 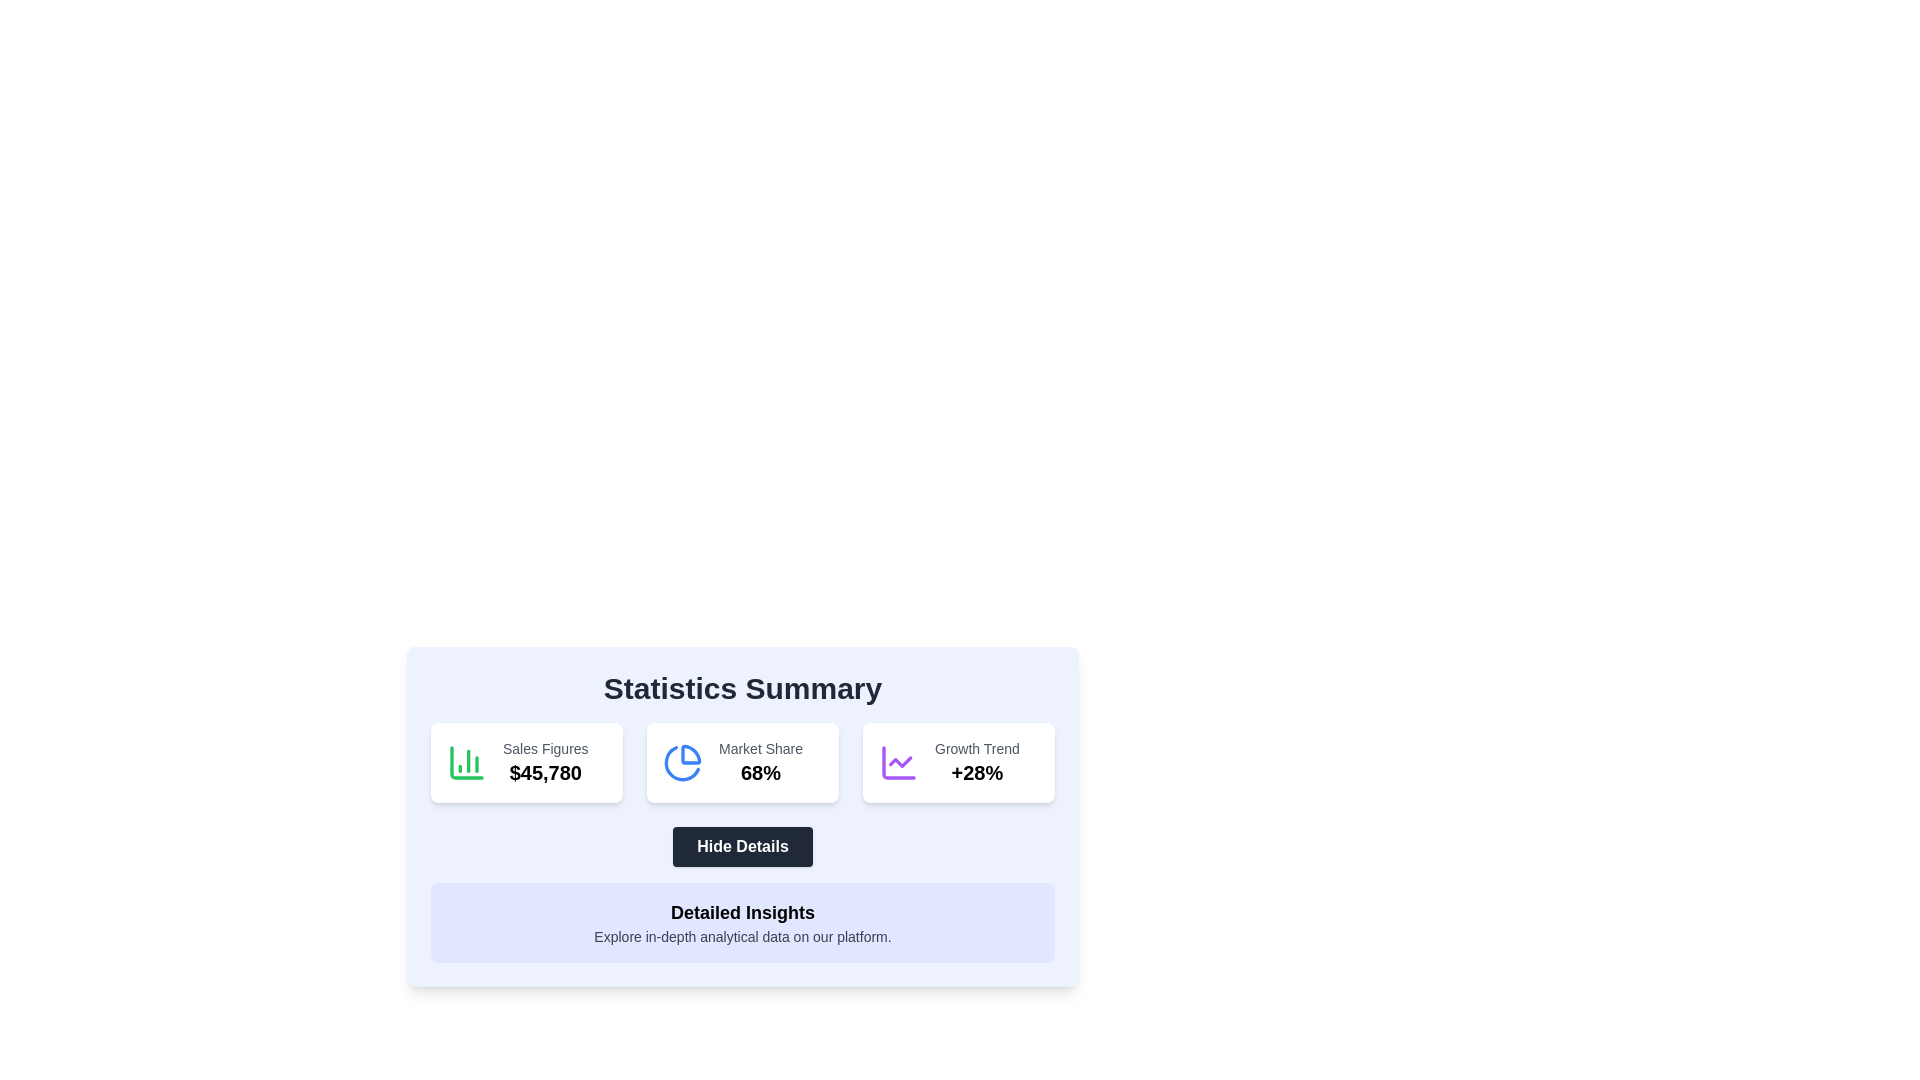 What do you see at coordinates (682, 763) in the screenshot?
I see `the blue pie chart icon located in the middle section of the Statistics Summary card, prominently above the 'Hide Details' button` at bounding box center [682, 763].